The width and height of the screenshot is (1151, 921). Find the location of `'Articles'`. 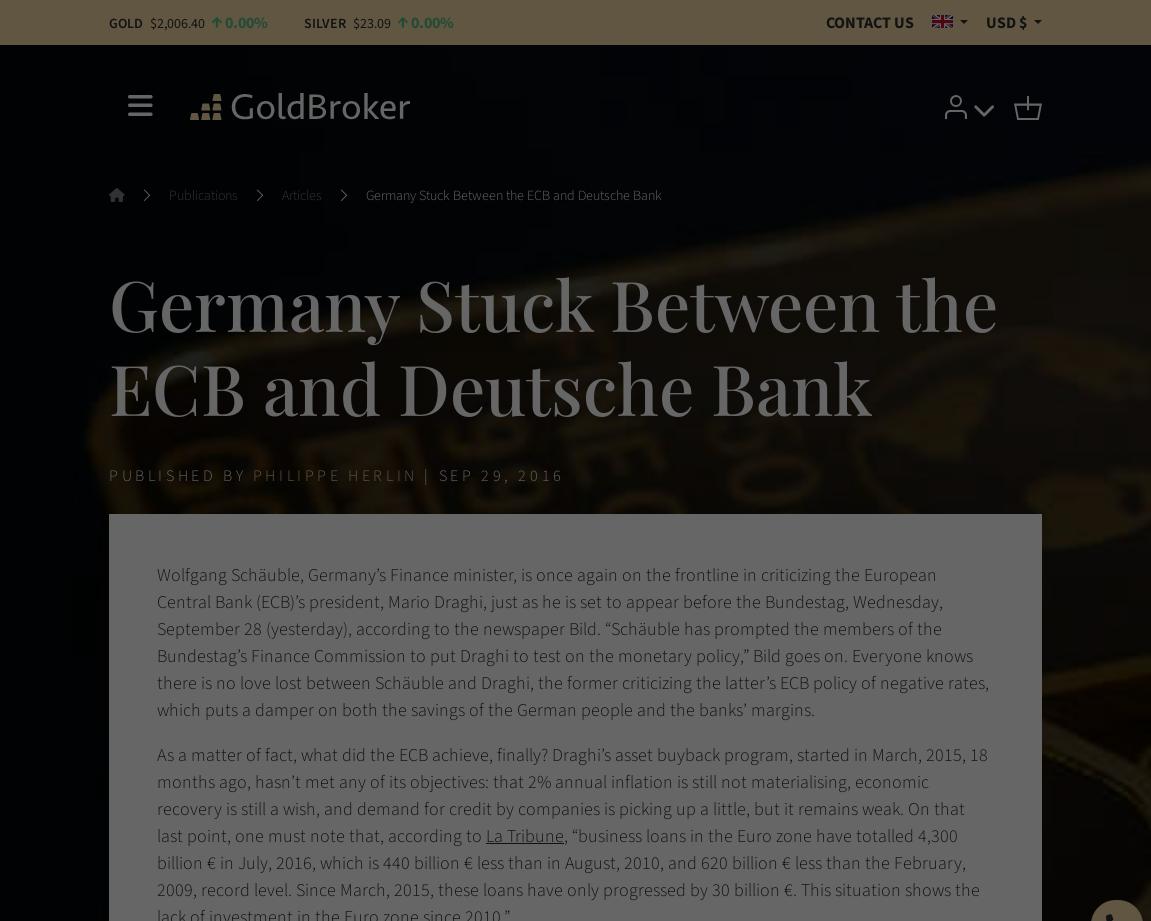

'Articles' is located at coordinates (302, 194).